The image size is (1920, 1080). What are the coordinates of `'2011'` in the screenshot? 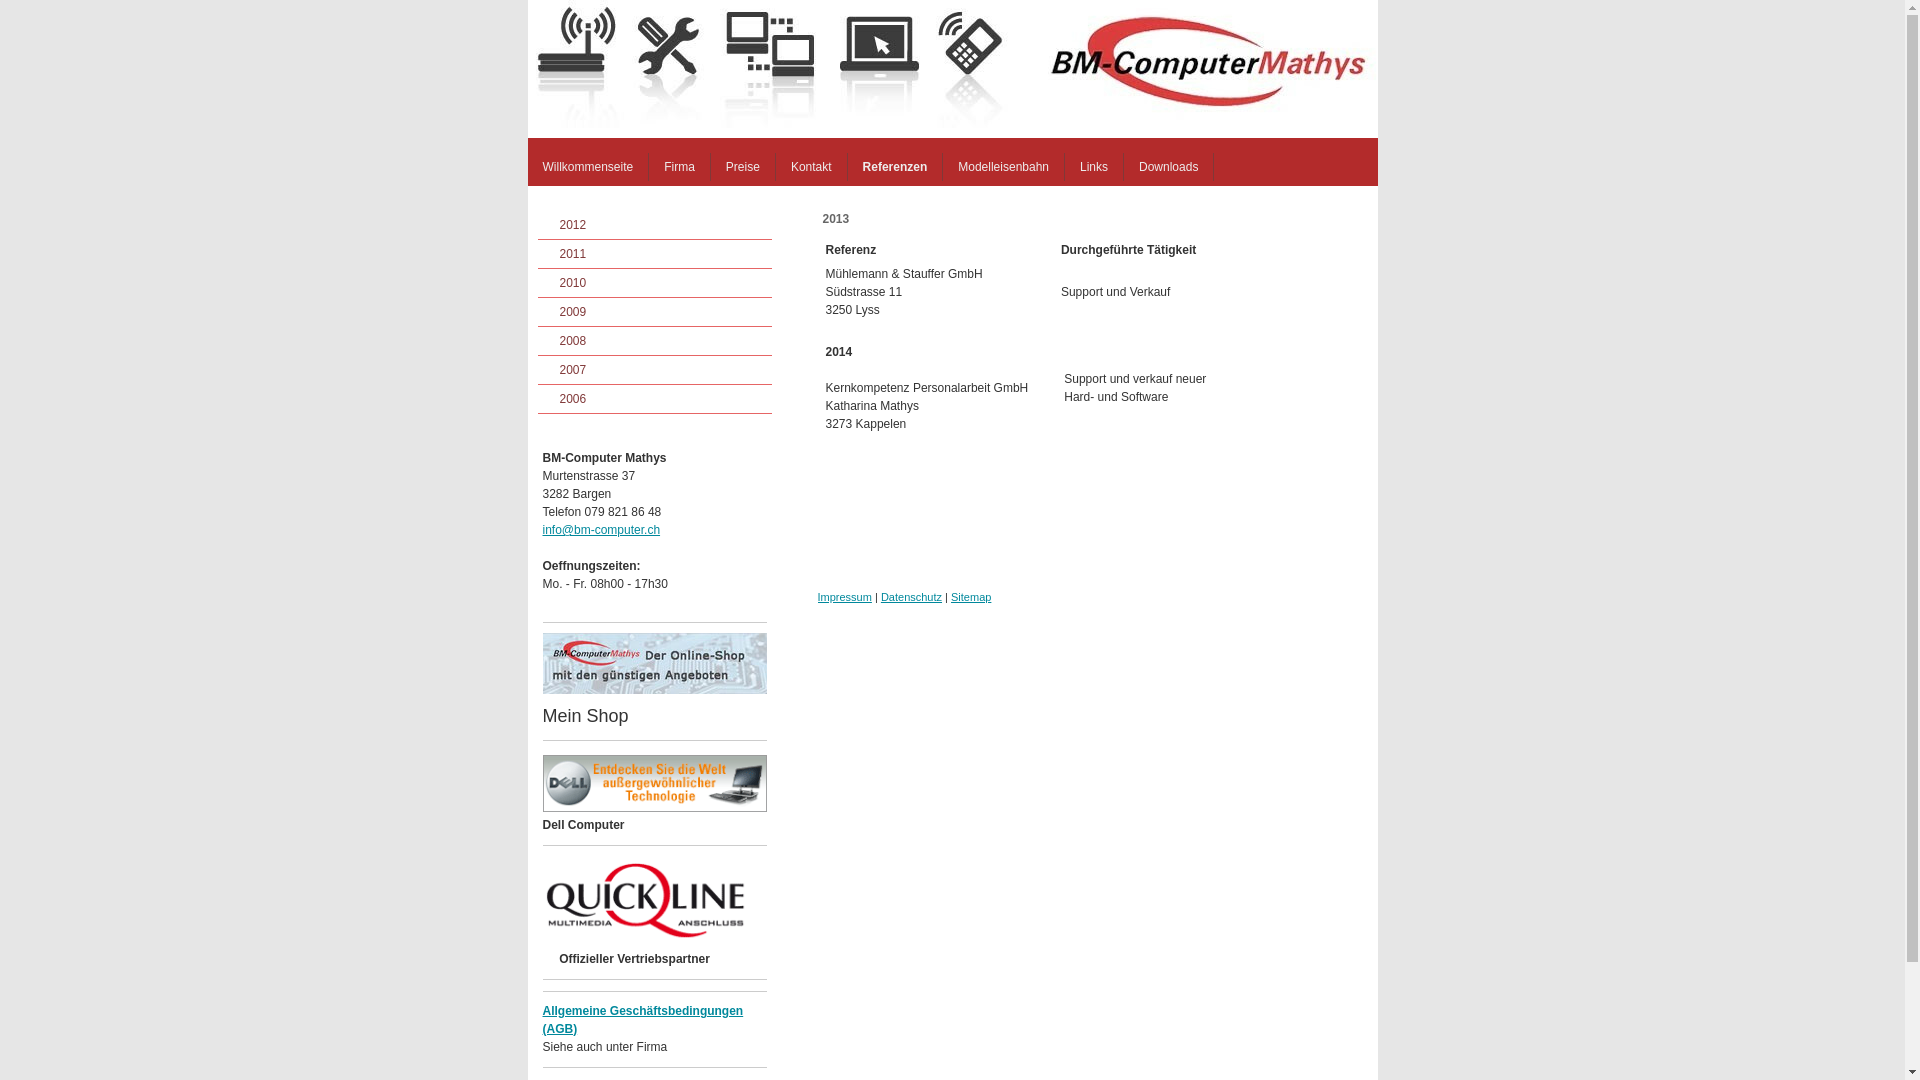 It's located at (654, 253).